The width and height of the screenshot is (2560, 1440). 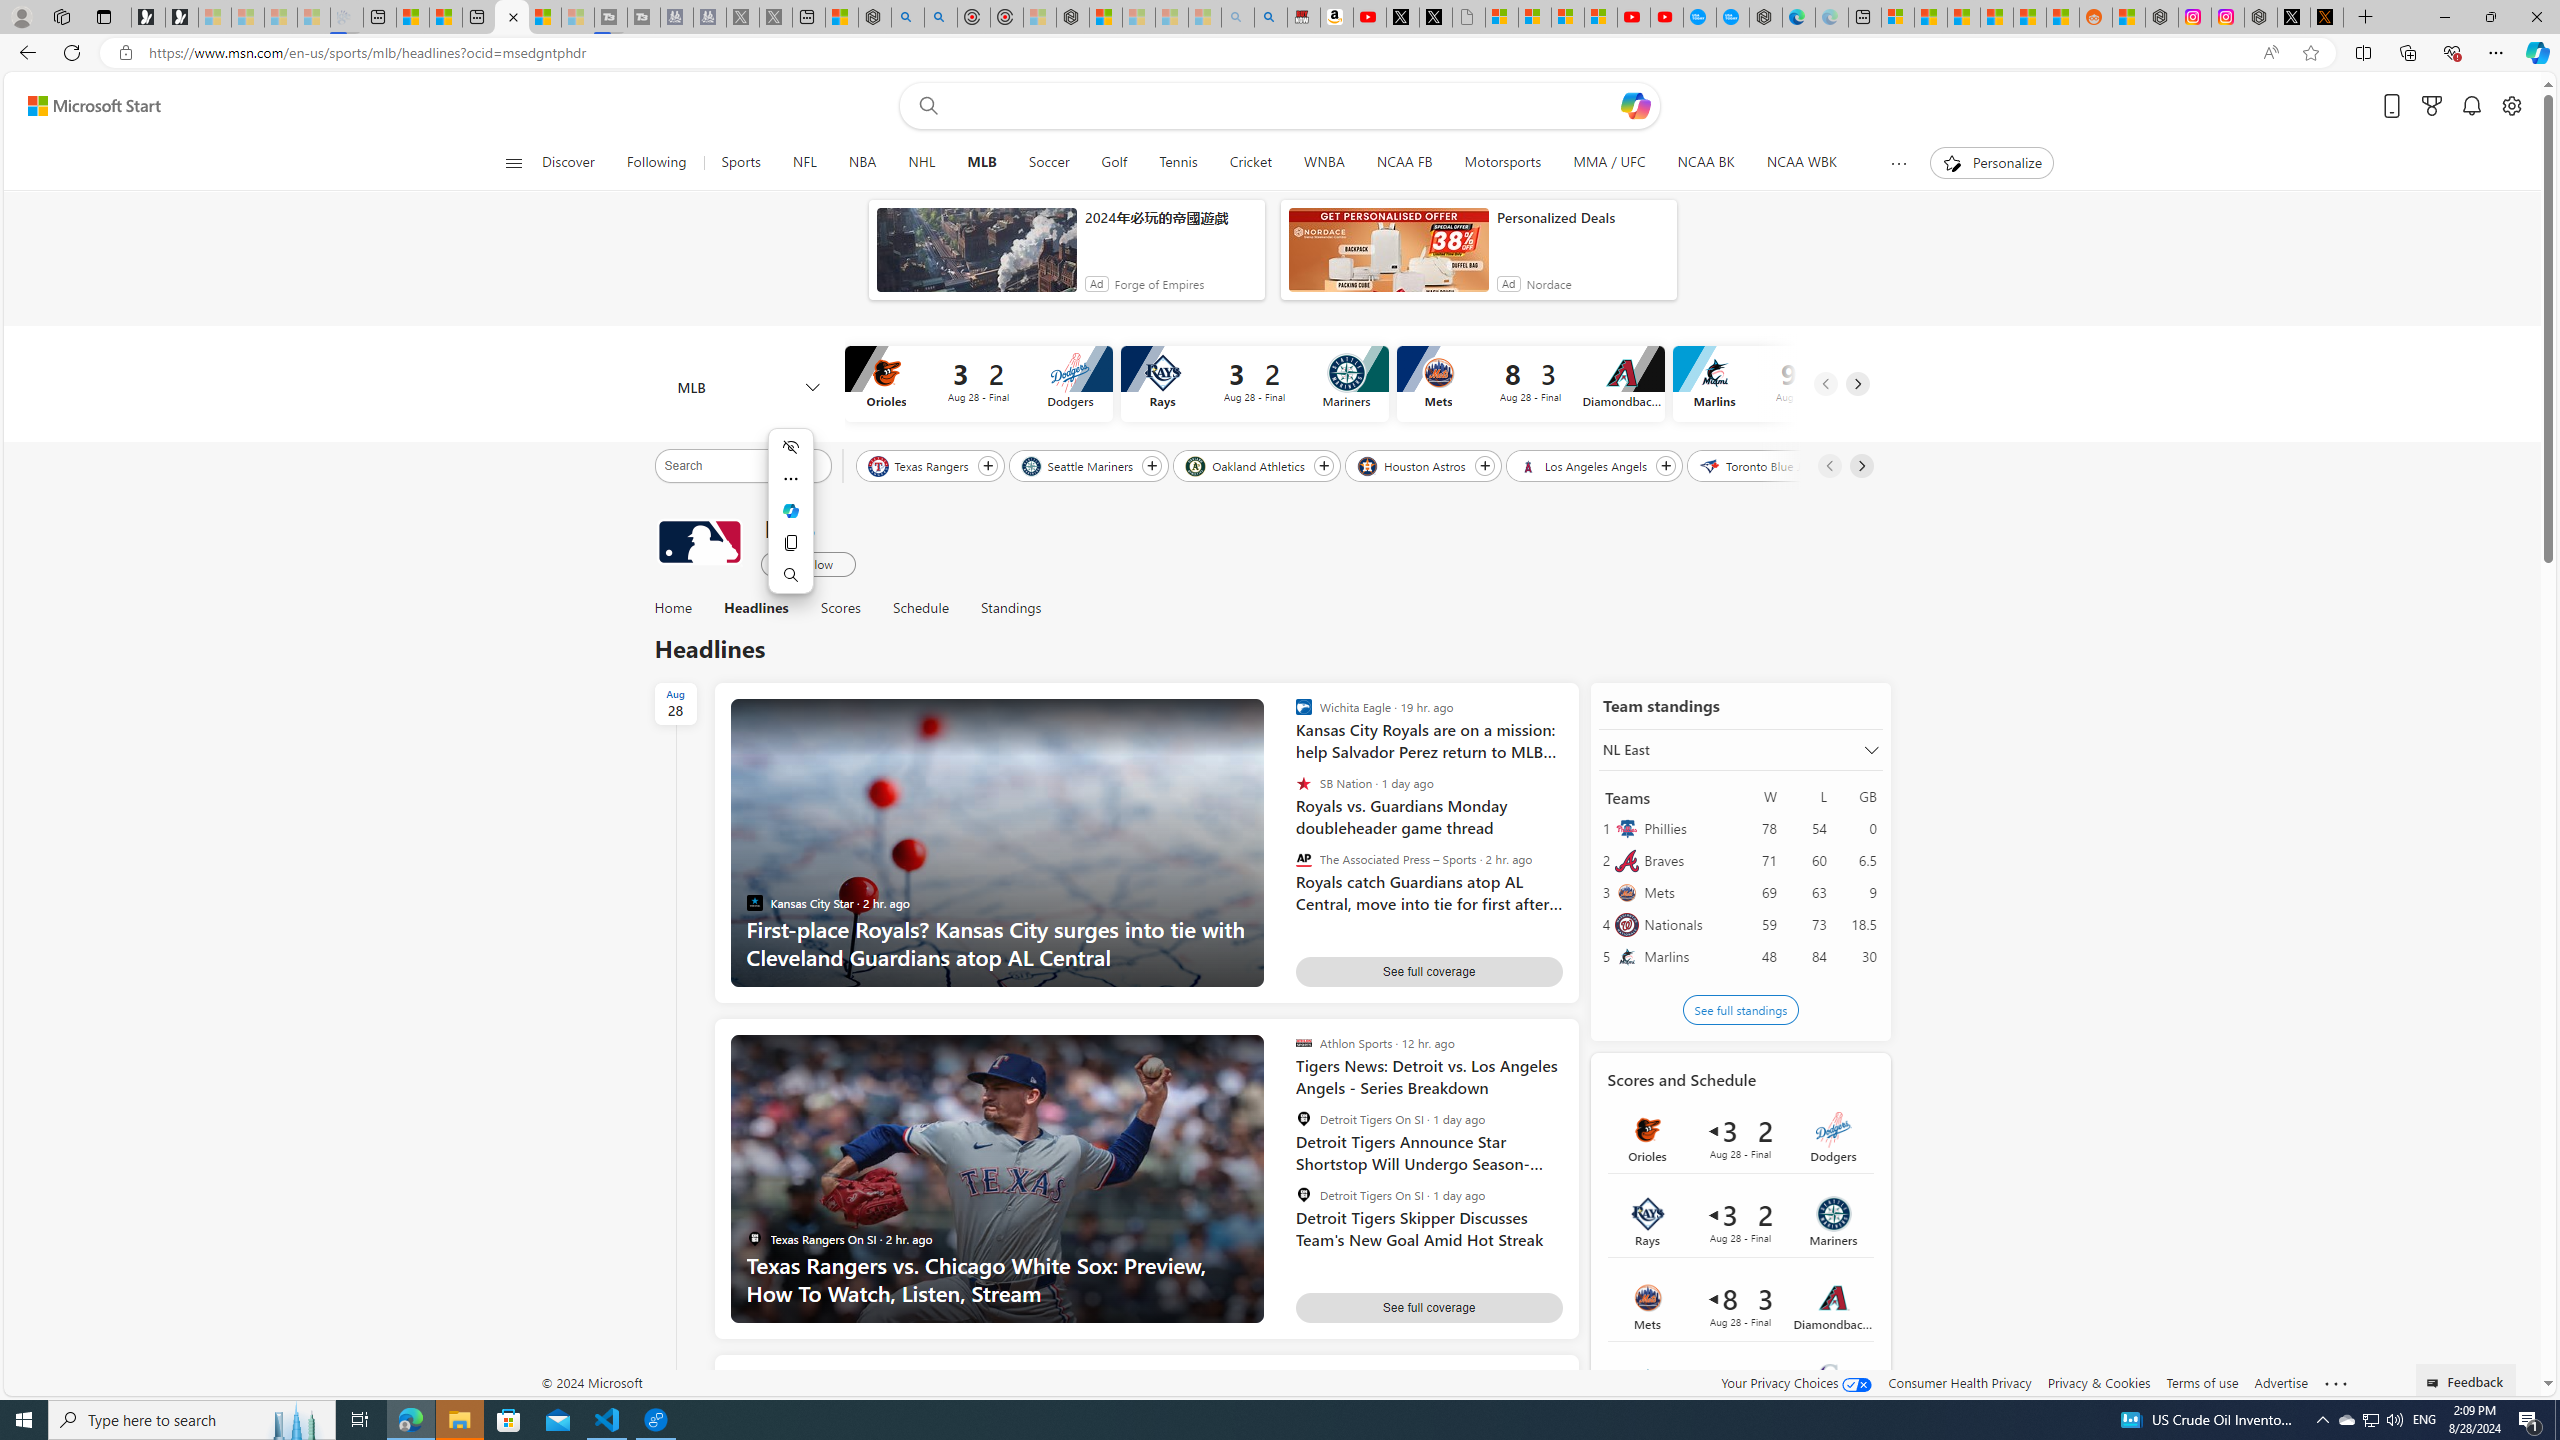 What do you see at coordinates (920, 608) in the screenshot?
I see `'Schedule'` at bounding box center [920, 608].